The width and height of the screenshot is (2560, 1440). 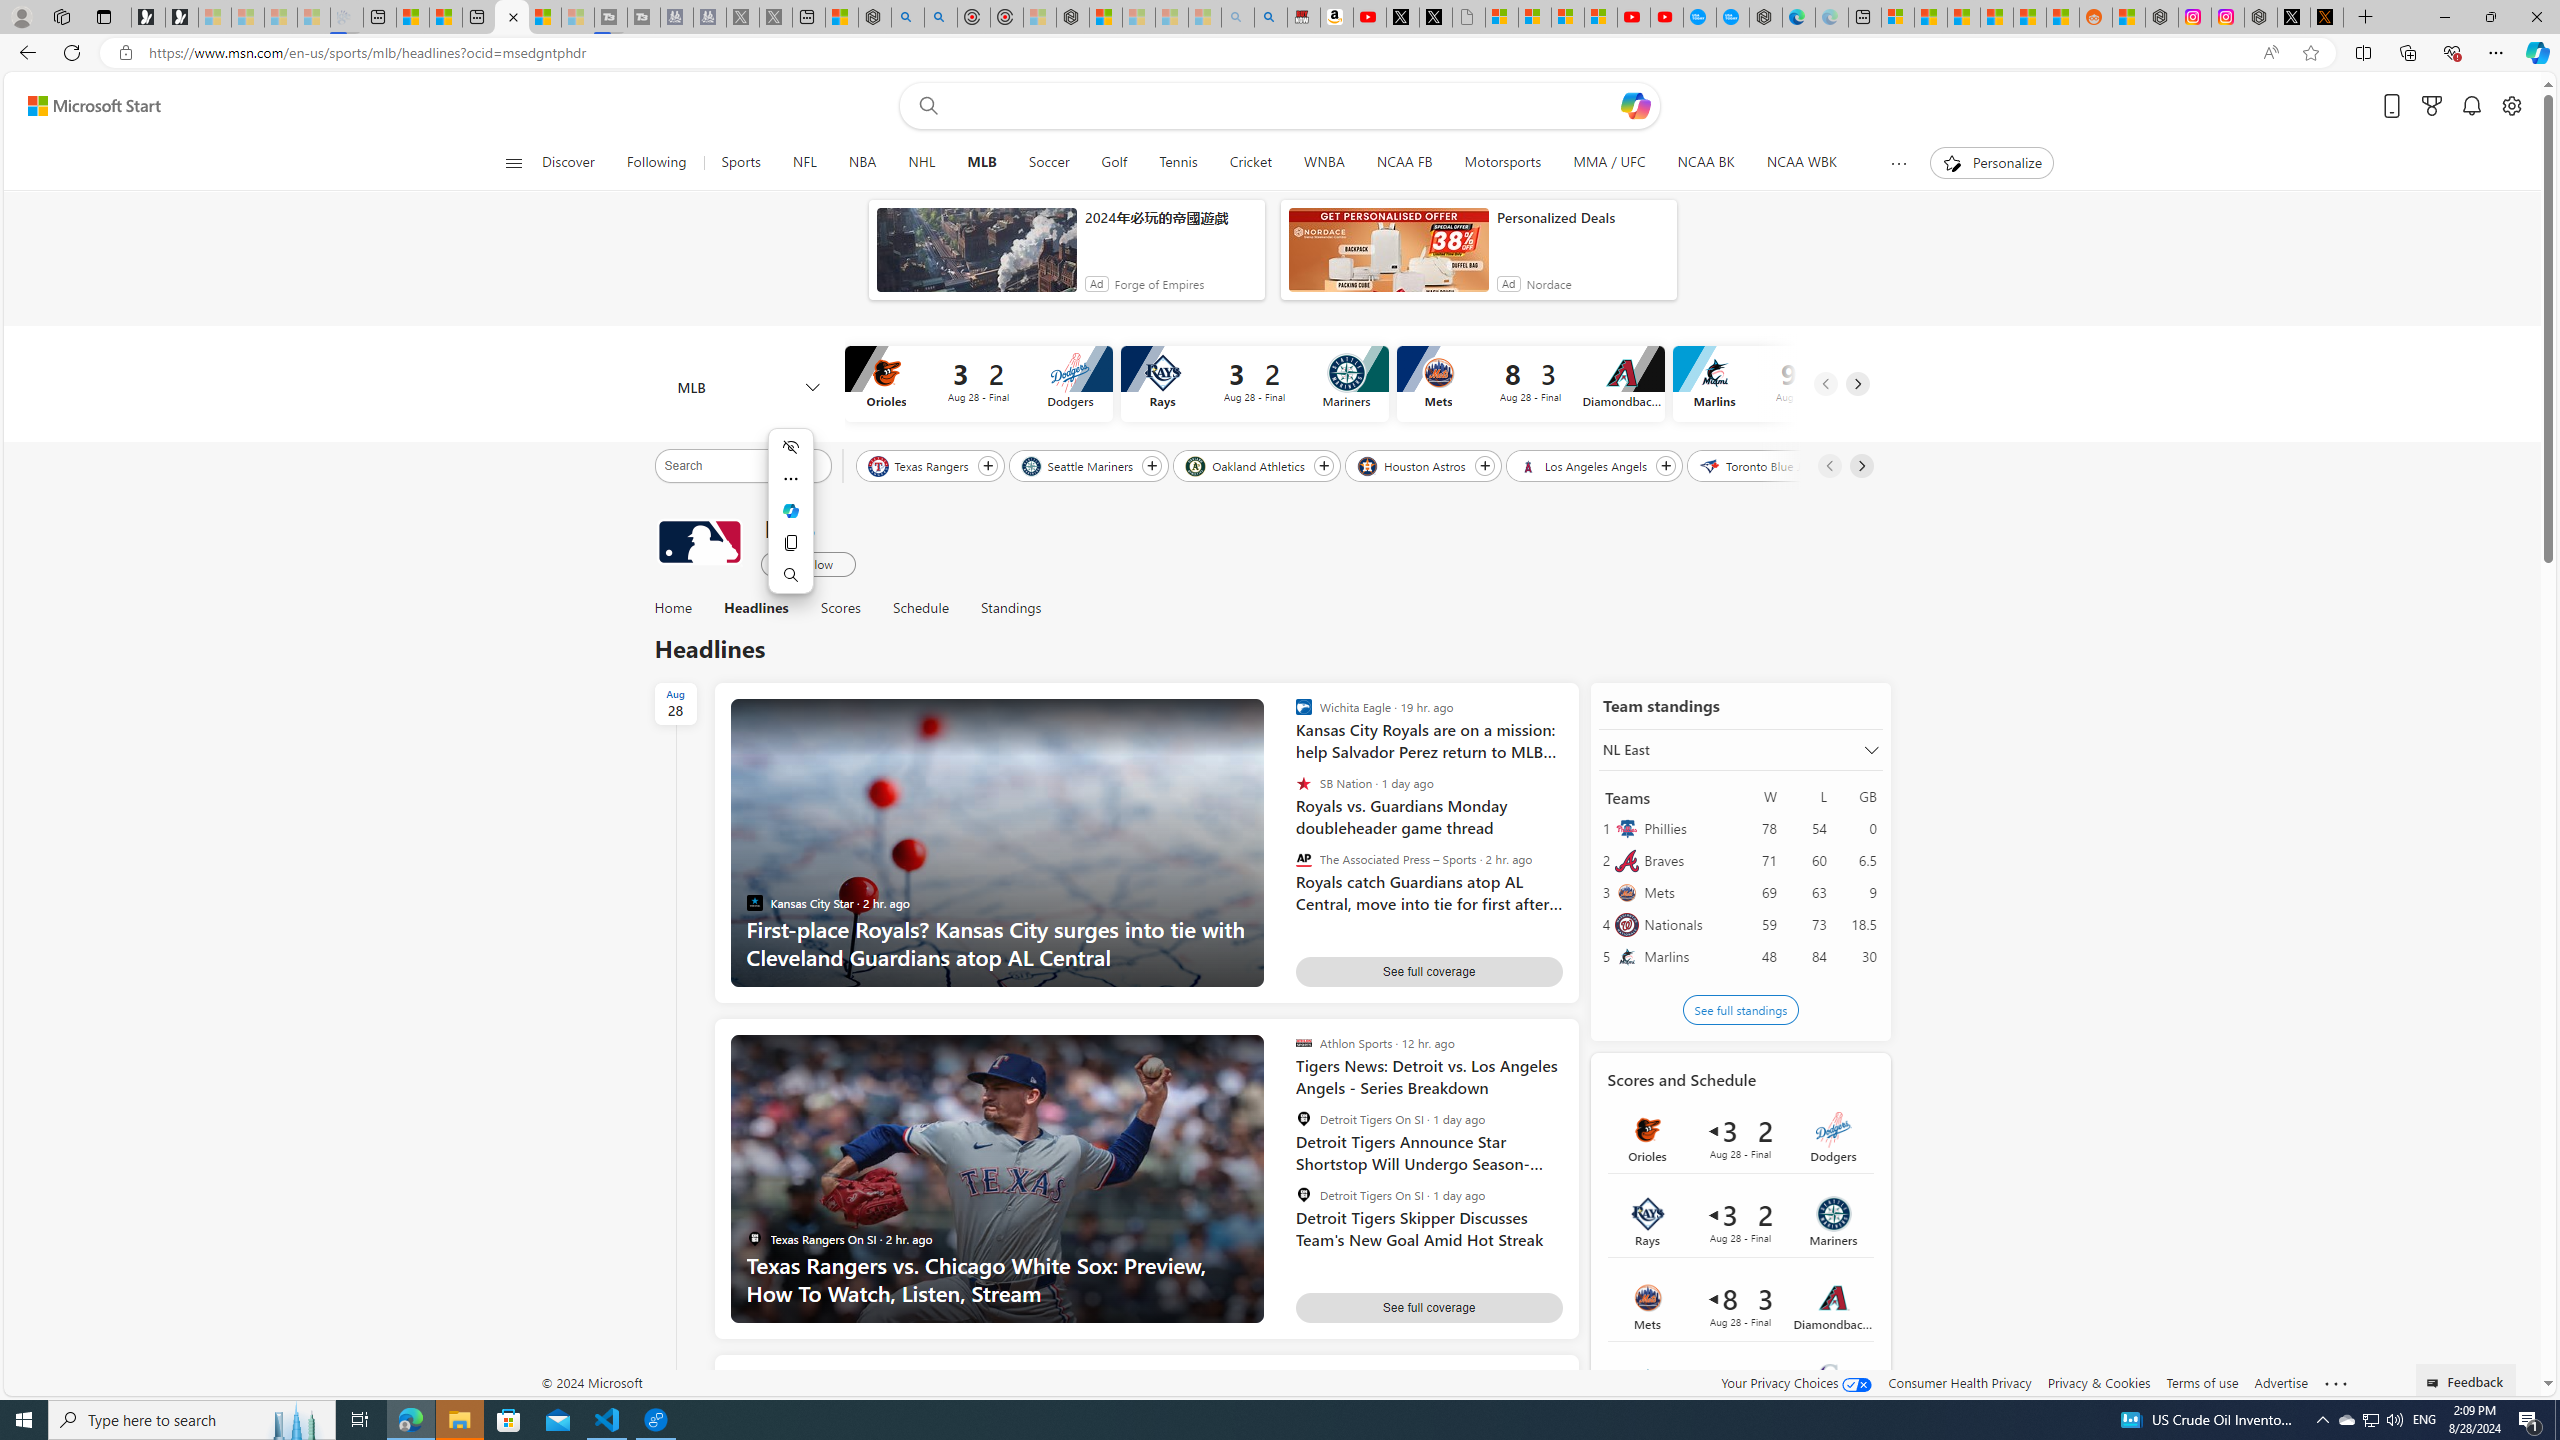 What do you see at coordinates (920, 608) in the screenshot?
I see `'Schedule'` at bounding box center [920, 608].